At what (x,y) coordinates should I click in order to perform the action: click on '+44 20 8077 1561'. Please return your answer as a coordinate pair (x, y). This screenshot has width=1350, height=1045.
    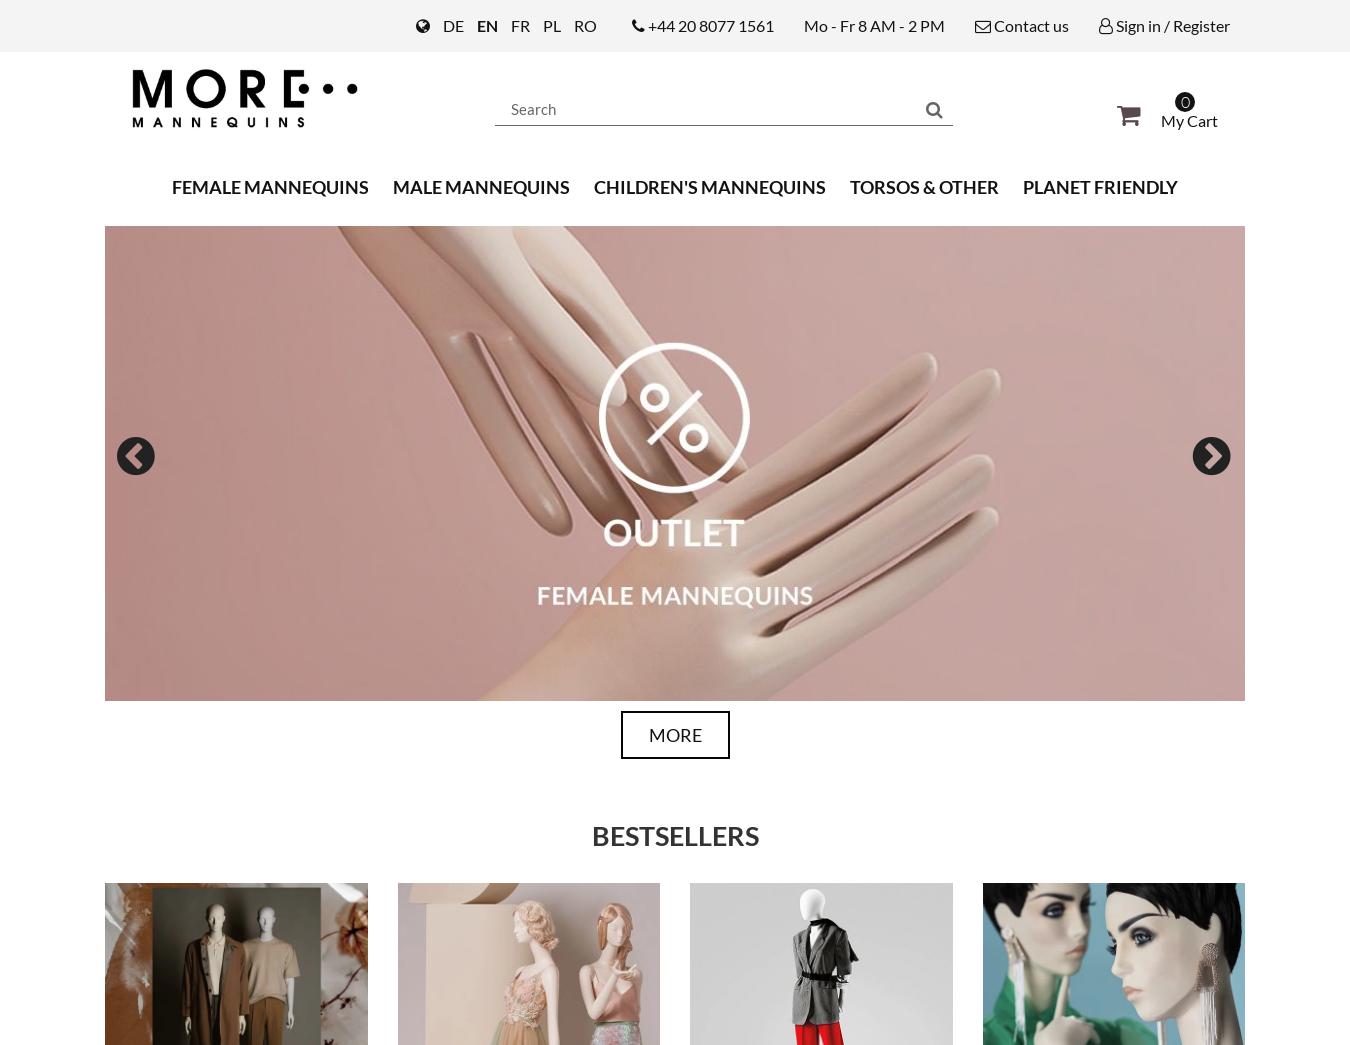
    Looking at the image, I should click on (710, 24).